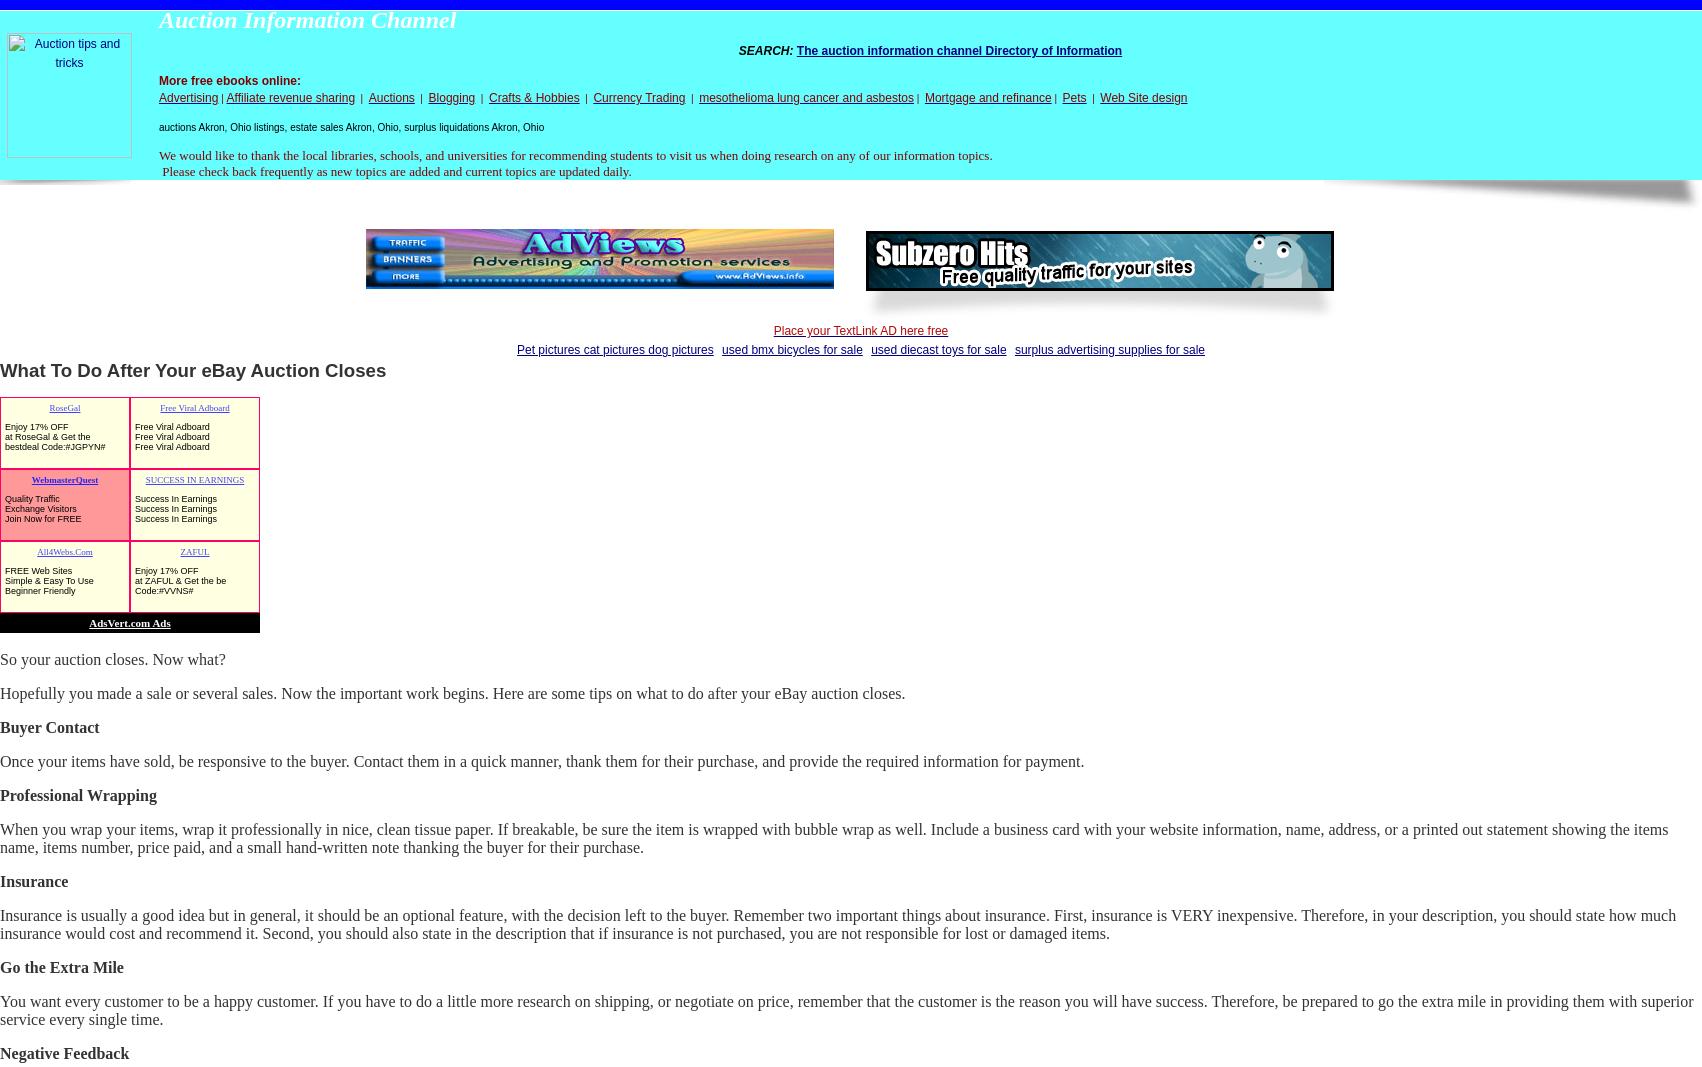 The width and height of the screenshot is (1702, 1067). I want to click on 'Blogging', so click(450, 96).